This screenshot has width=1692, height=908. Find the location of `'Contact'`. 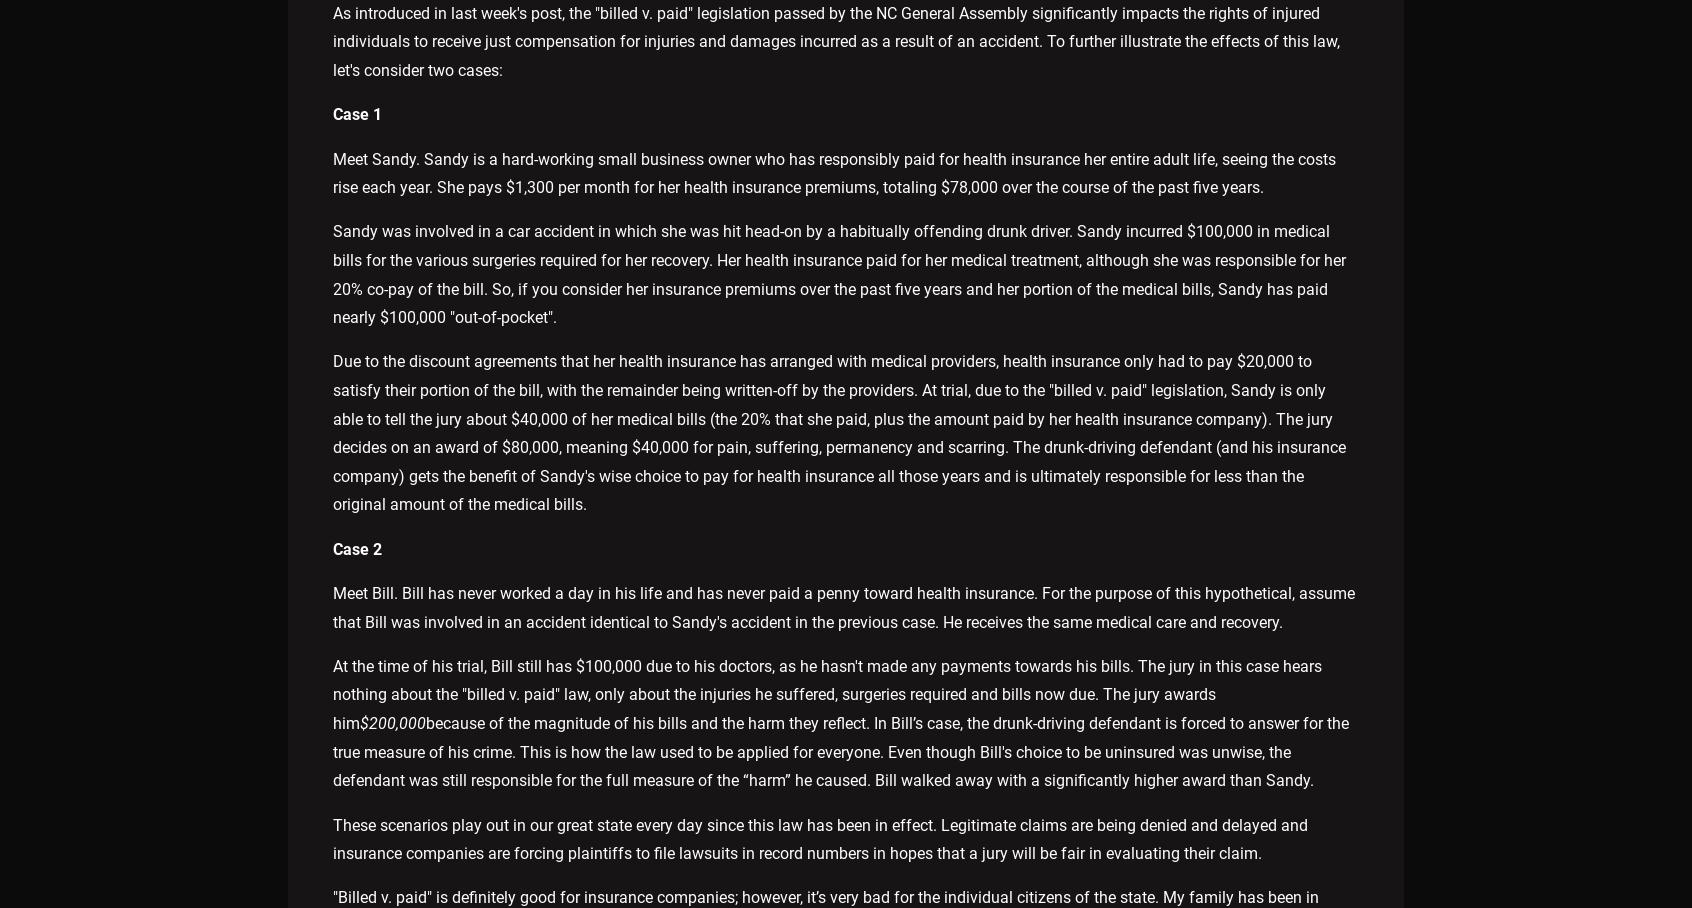

'Contact' is located at coordinates (998, 772).